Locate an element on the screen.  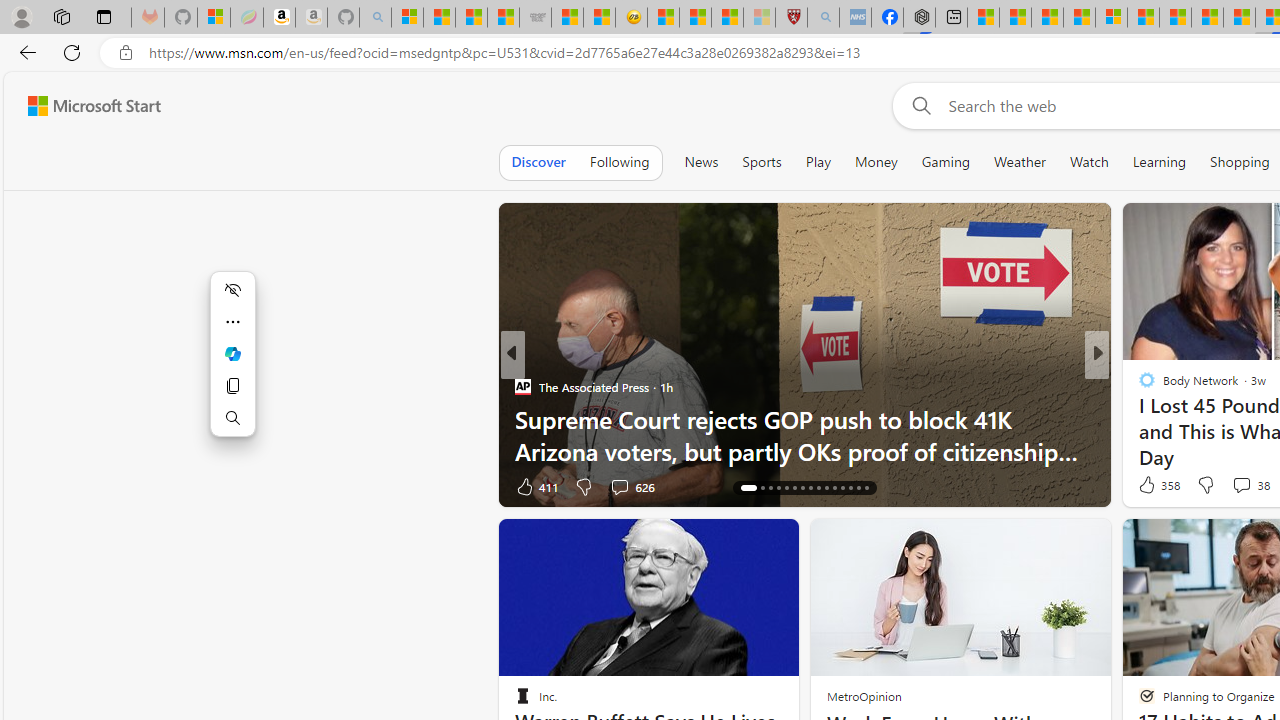
'AutomationID: tab-16' is located at coordinates (747, 488).